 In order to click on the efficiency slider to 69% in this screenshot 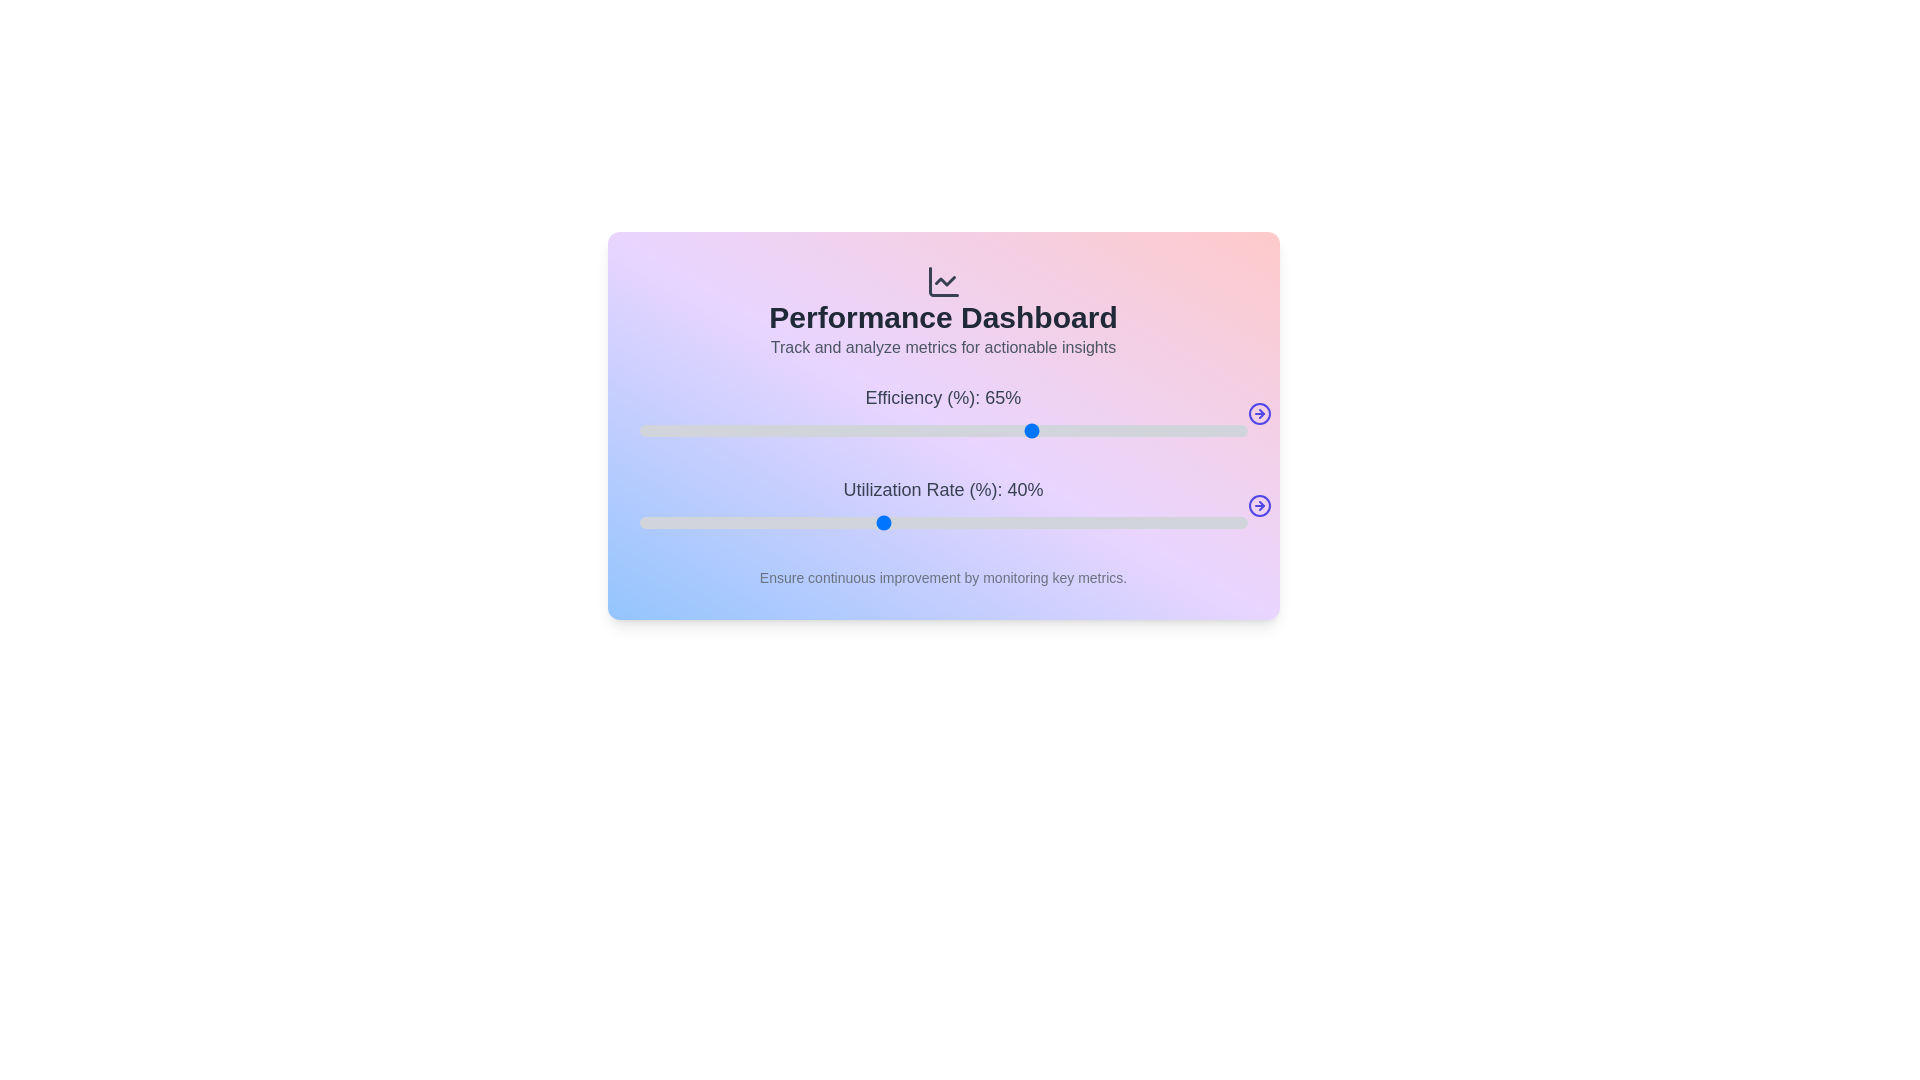, I will do `click(1058, 430)`.